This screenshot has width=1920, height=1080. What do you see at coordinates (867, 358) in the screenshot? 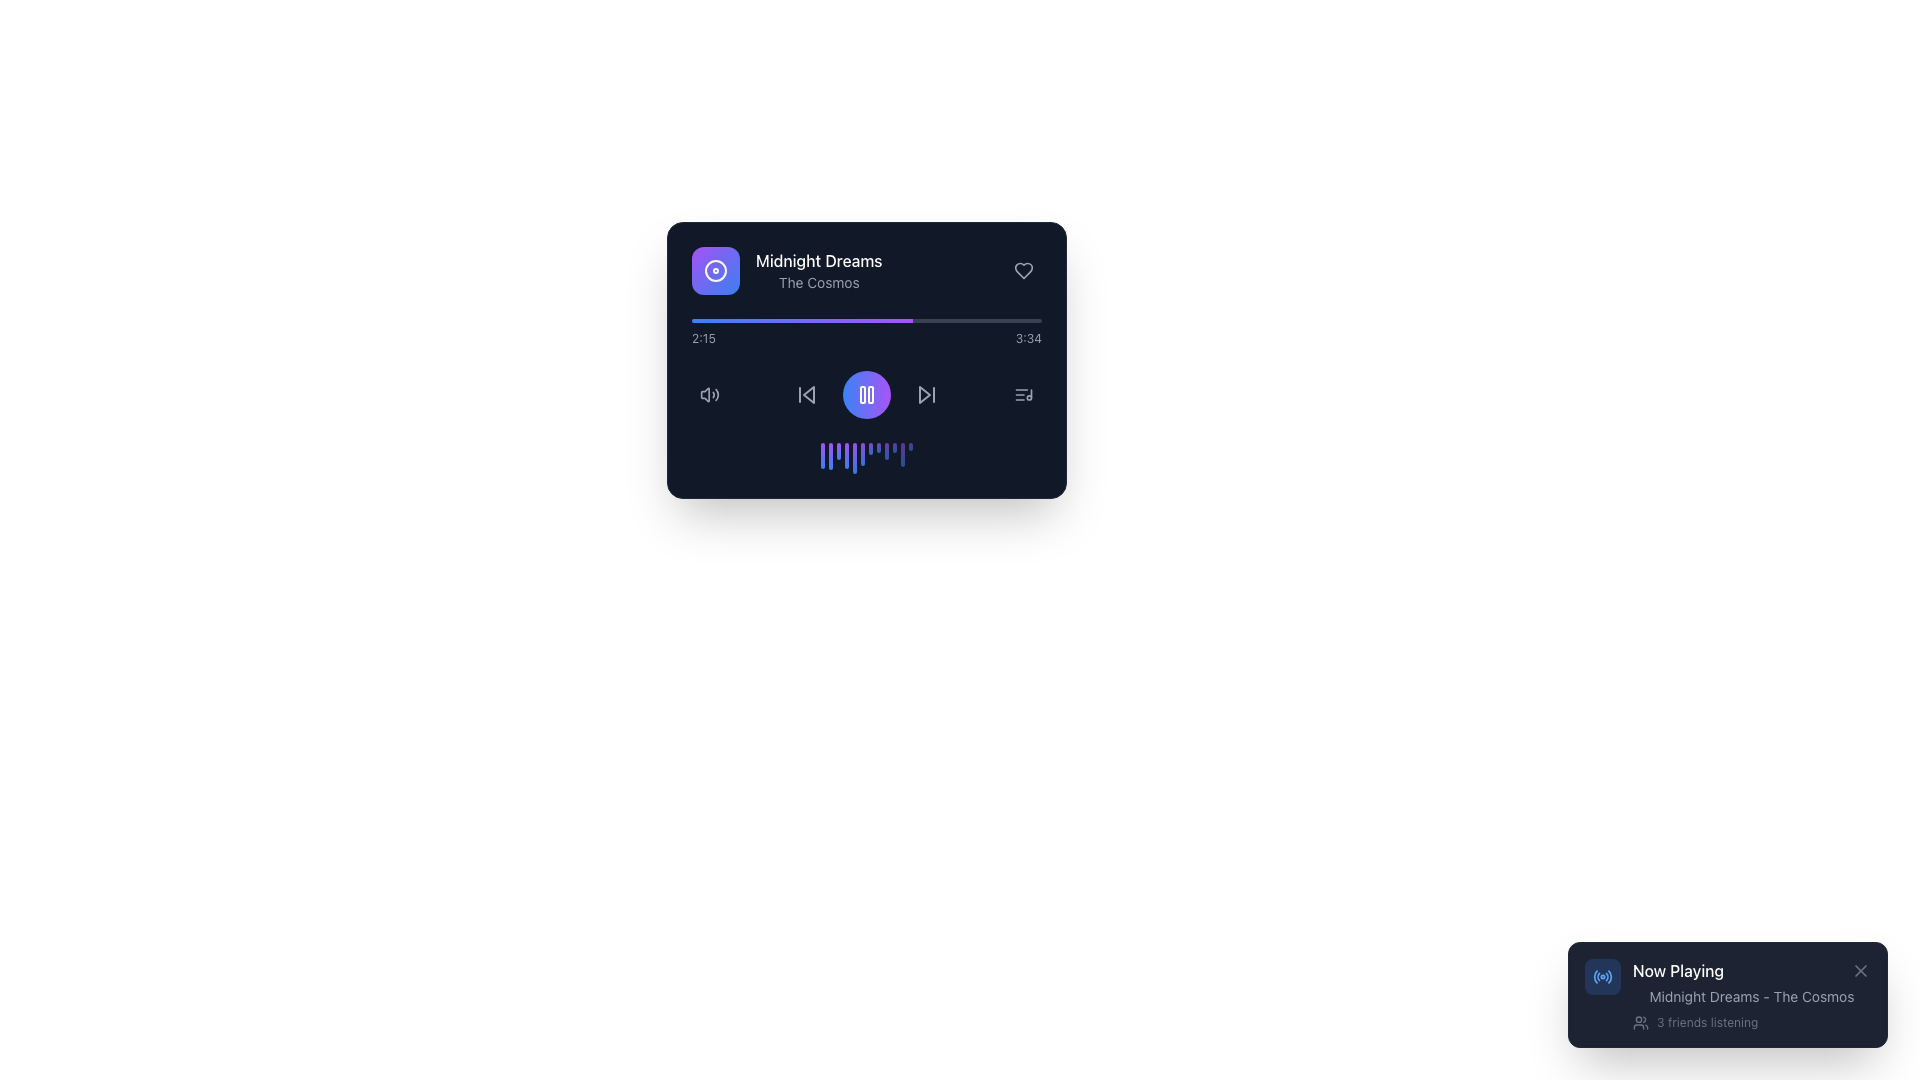
I see `the pause button in the media player interface` at bounding box center [867, 358].